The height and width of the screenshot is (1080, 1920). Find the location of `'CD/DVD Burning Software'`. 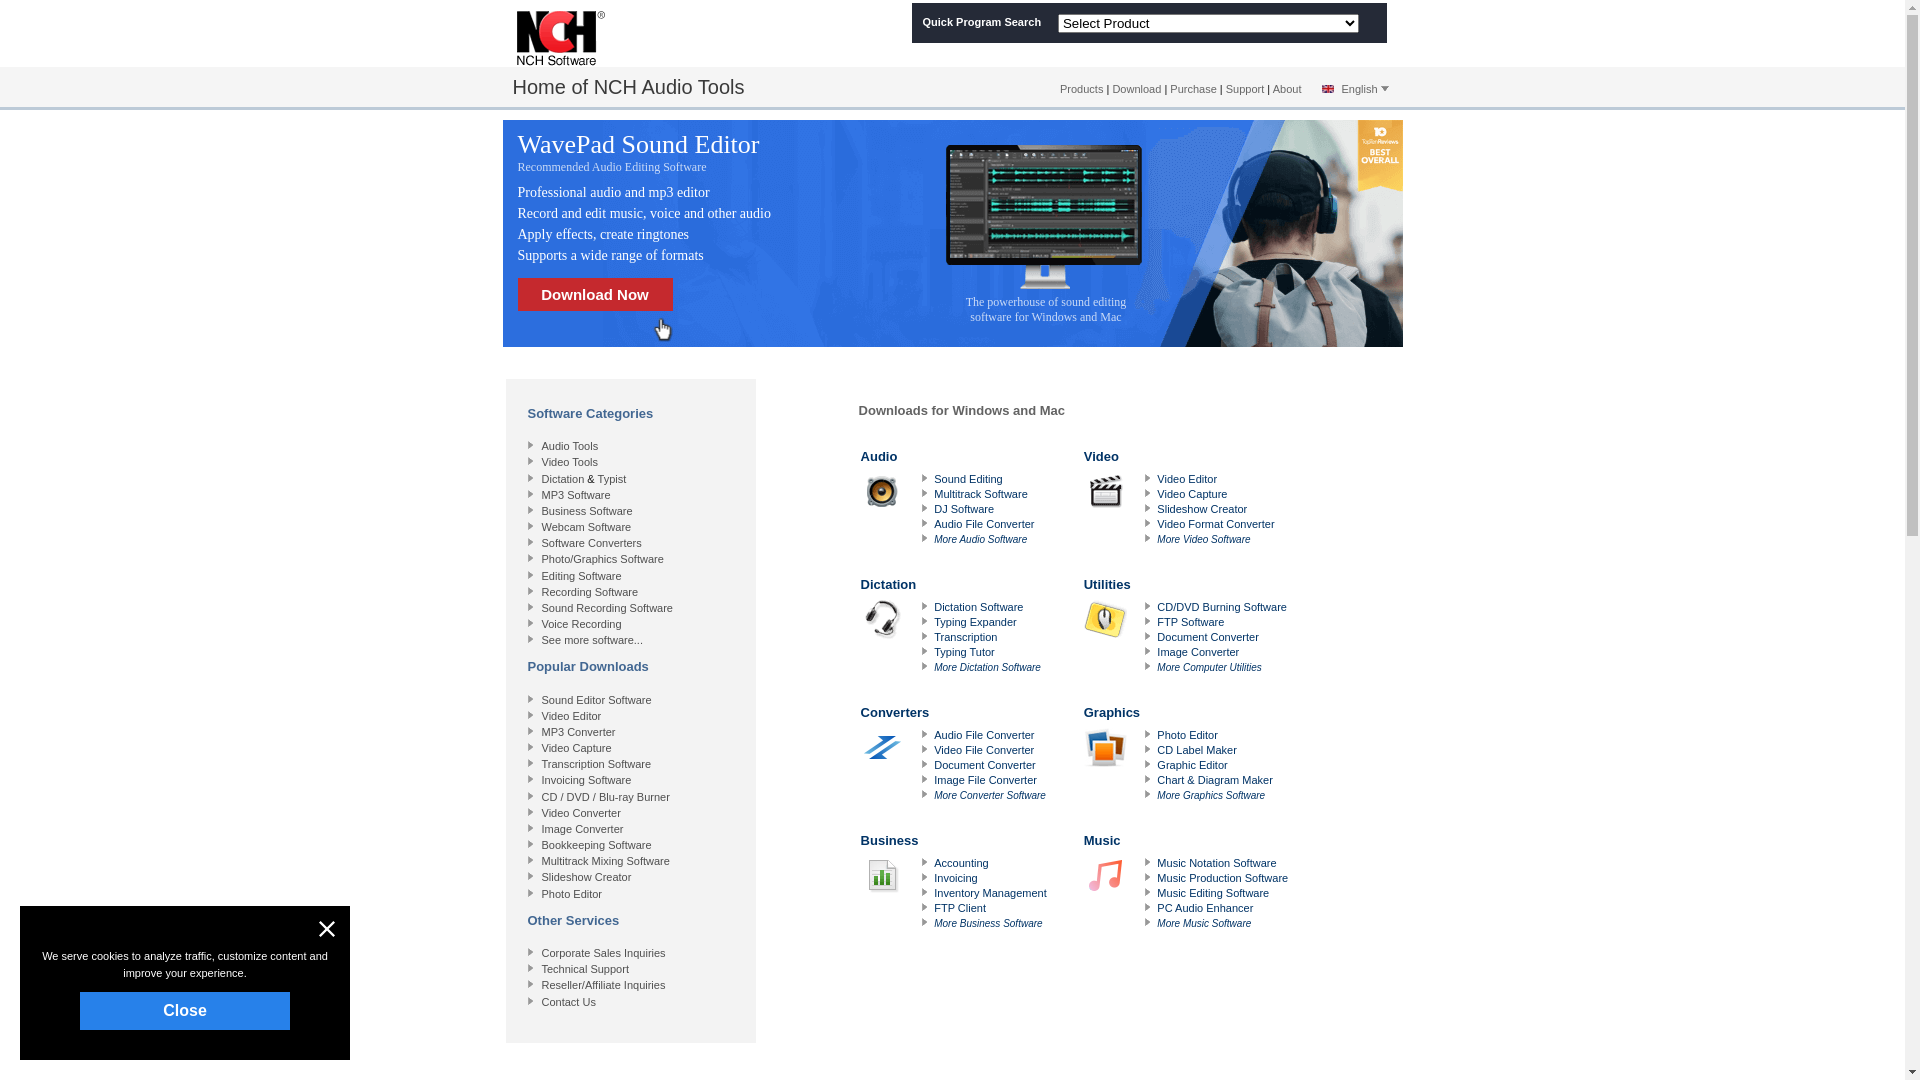

'CD/DVD Burning Software' is located at coordinates (1221, 605).